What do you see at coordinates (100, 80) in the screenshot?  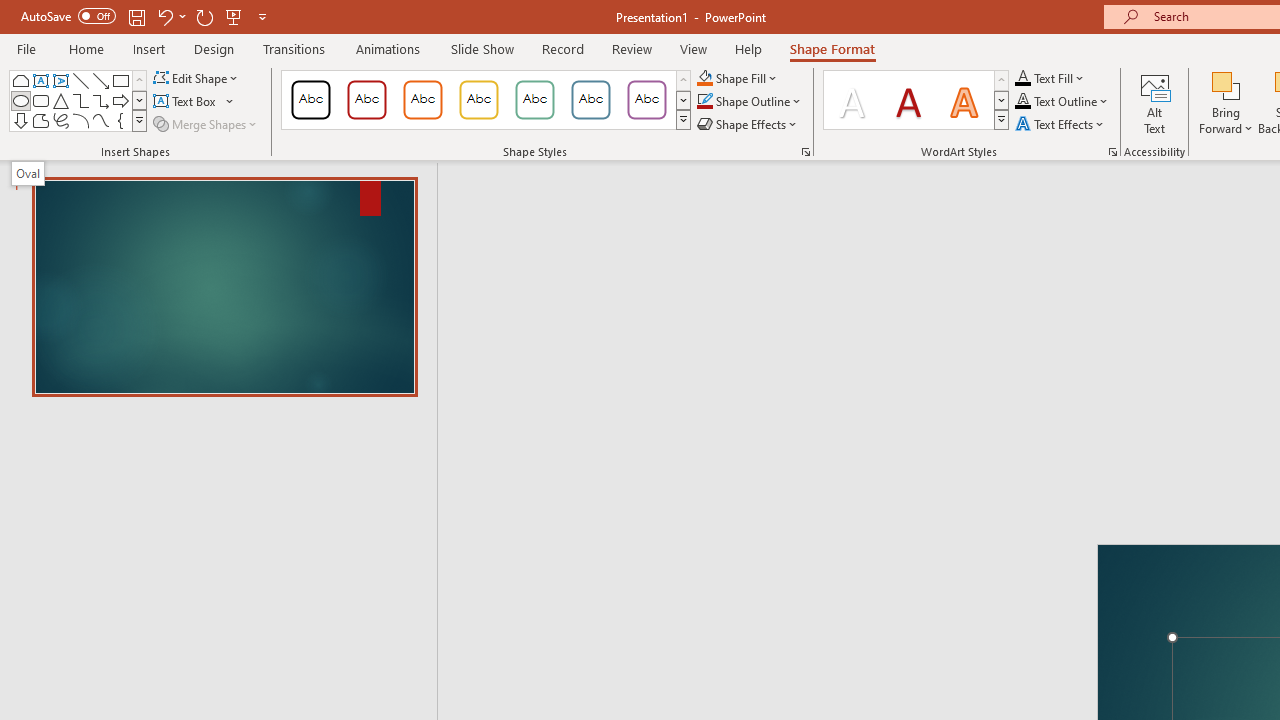 I see `'Line Arrow'` at bounding box center [100, 80].